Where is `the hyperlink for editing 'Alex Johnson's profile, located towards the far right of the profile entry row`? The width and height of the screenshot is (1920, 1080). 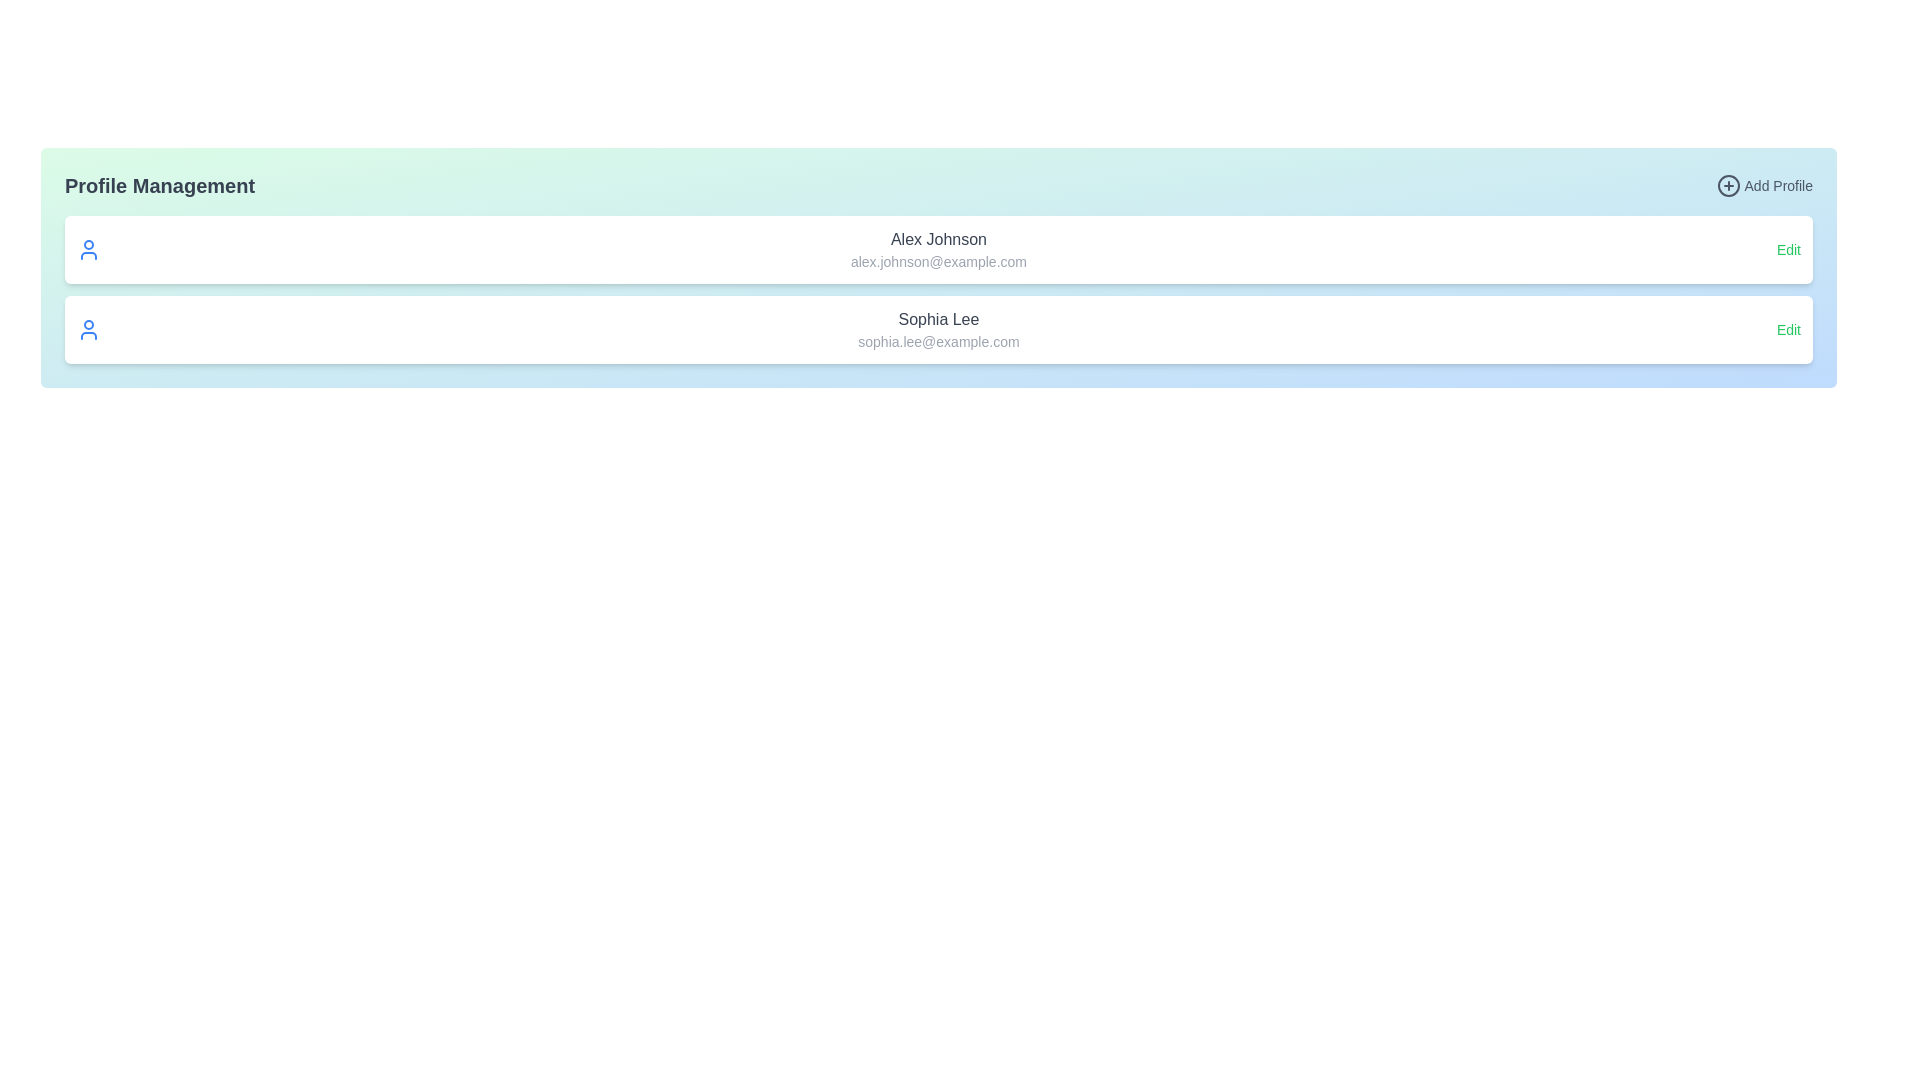
the hyperlink for editing 'Alex Johnson's profile, located towards the far right of the profile entry row is located at coordinates (1788, 249).